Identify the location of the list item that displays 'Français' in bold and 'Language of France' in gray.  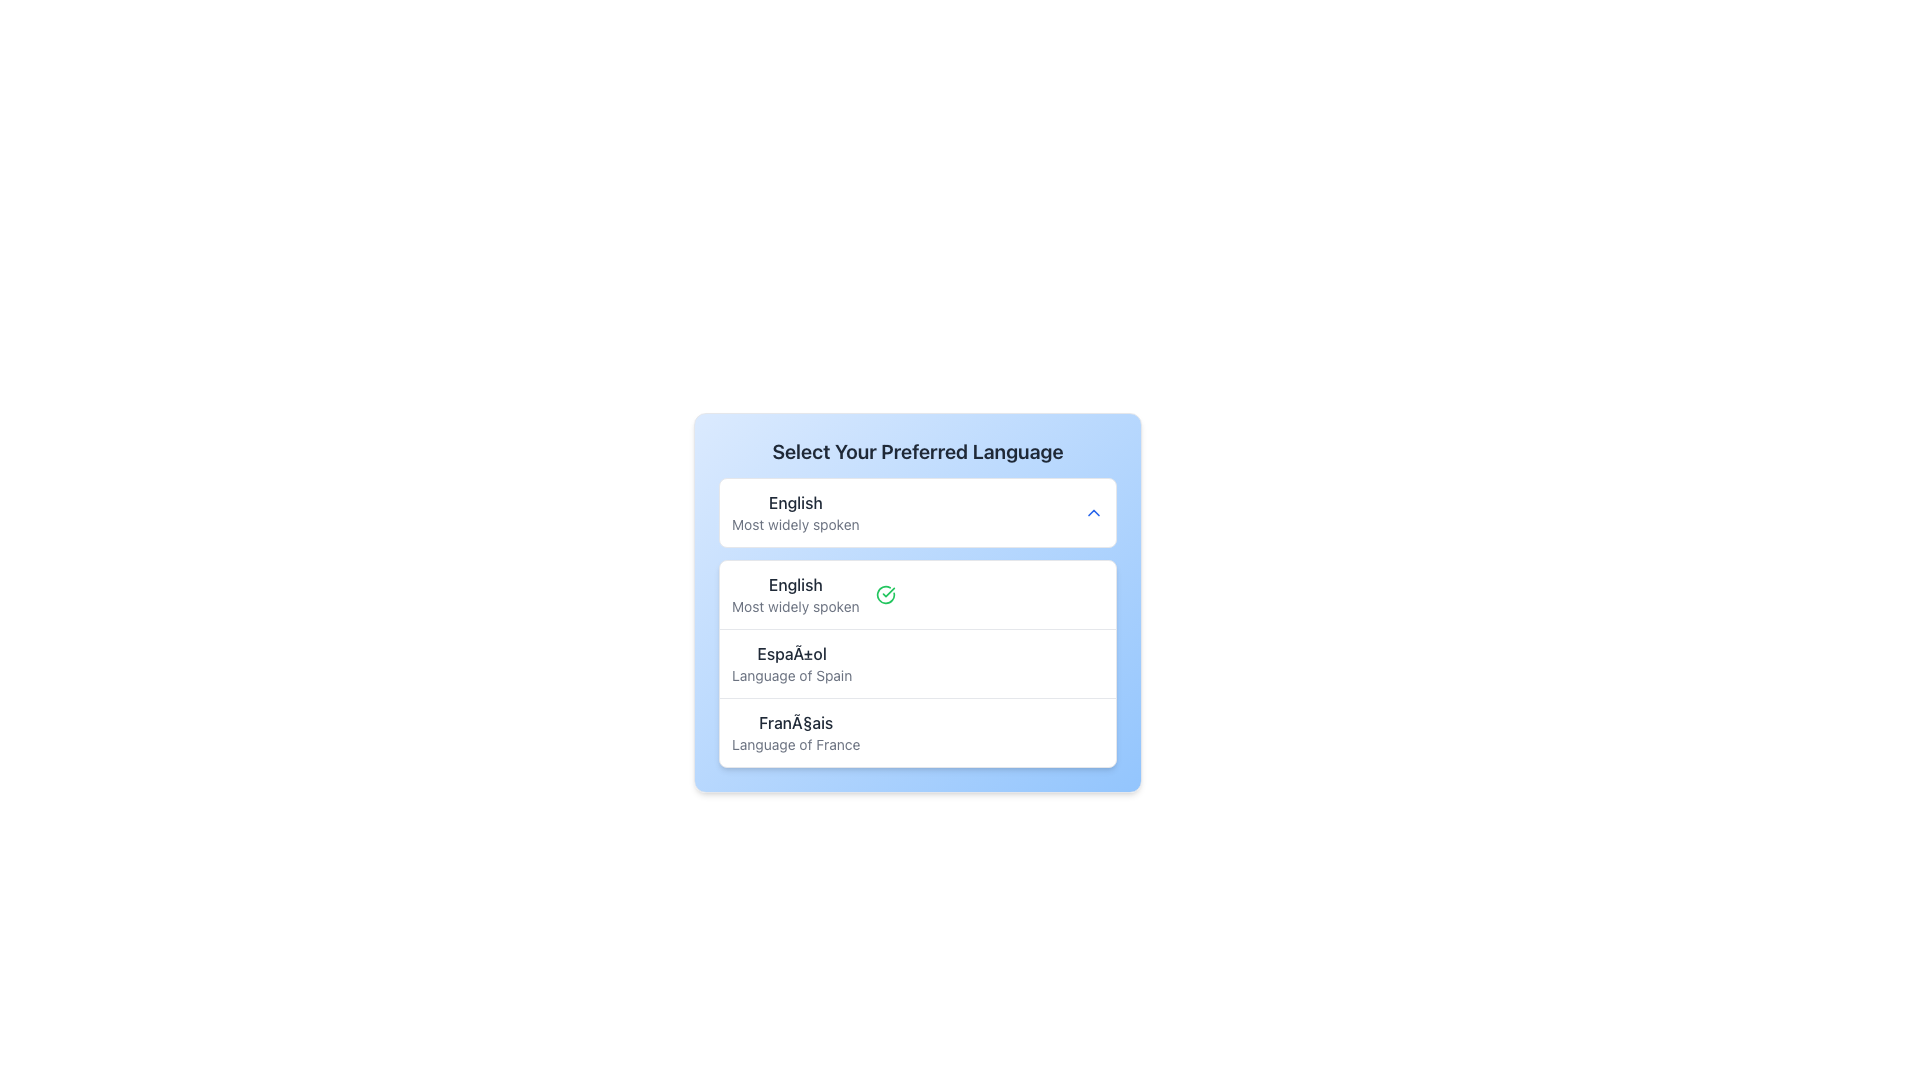
(916, 732).